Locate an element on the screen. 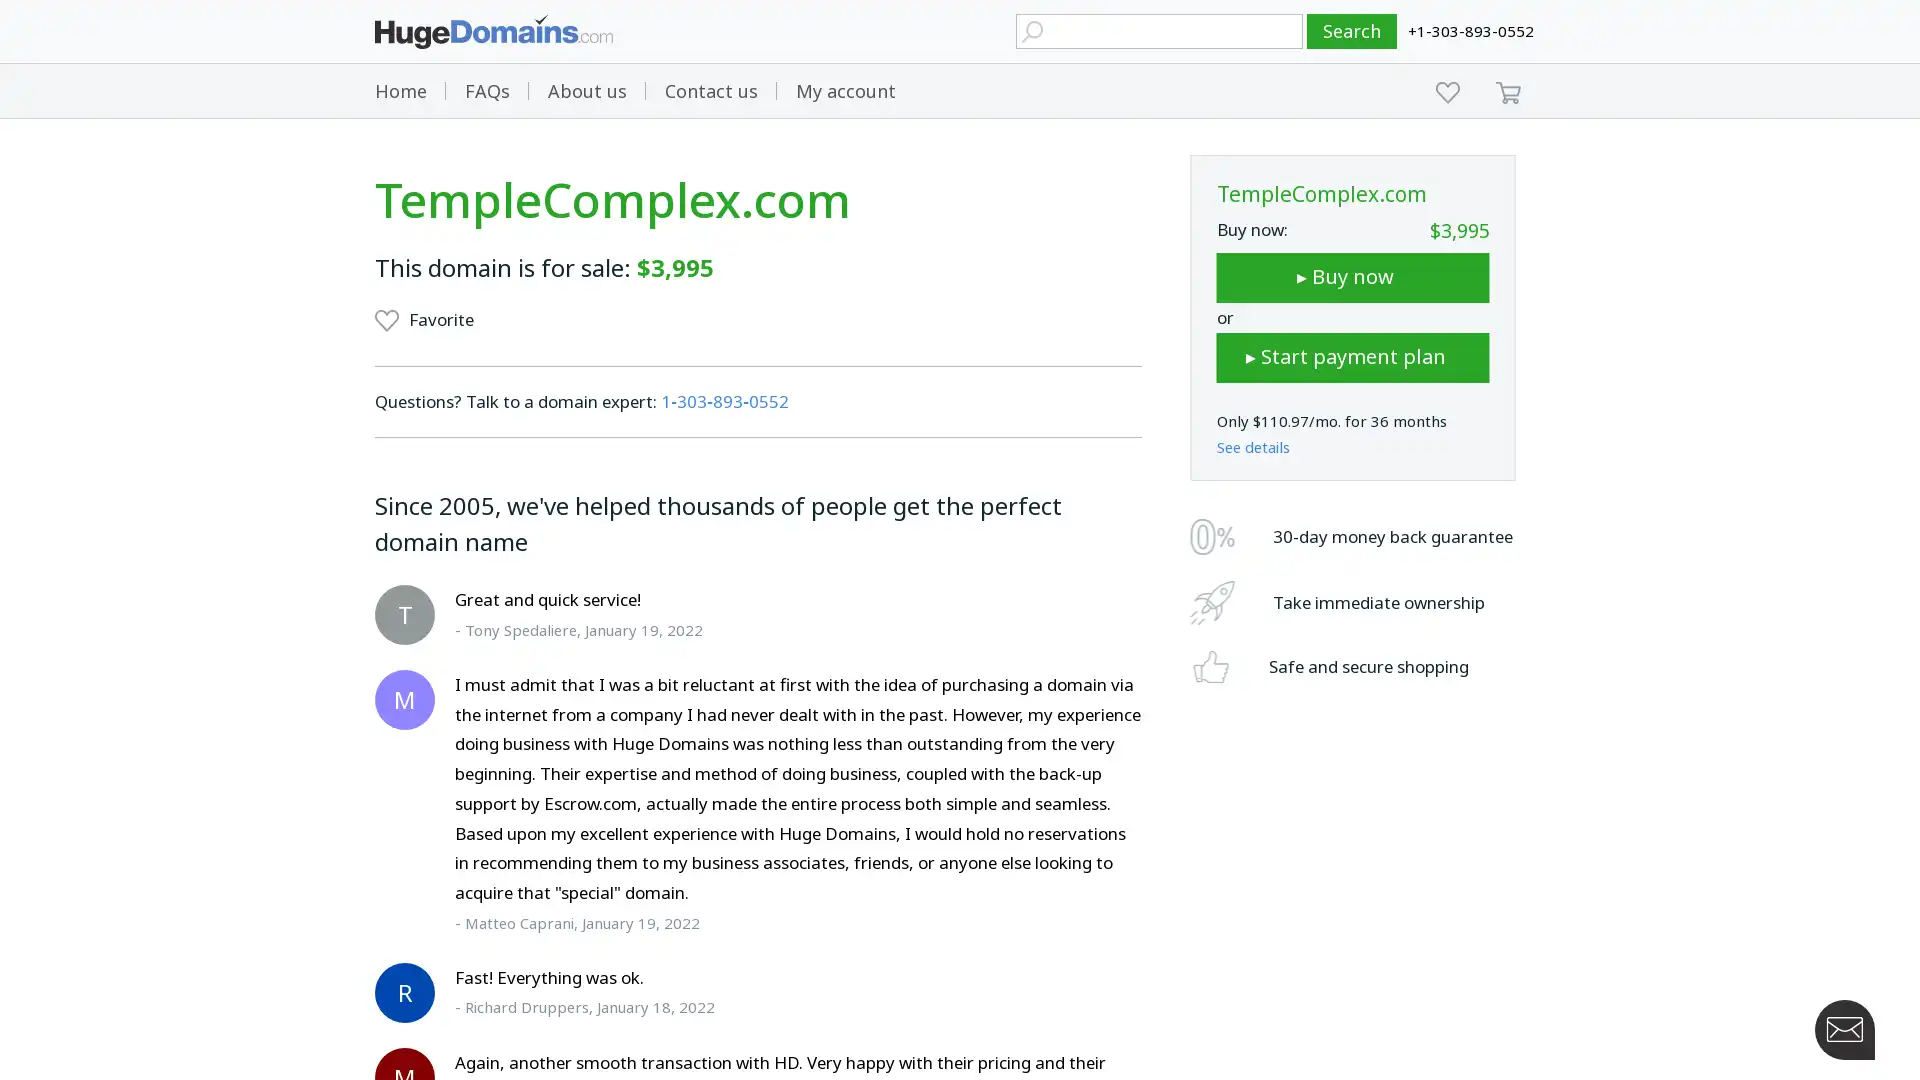 The width and height of the screenshot is (1920, 1080). Search is located at coordinates (1352, 31).